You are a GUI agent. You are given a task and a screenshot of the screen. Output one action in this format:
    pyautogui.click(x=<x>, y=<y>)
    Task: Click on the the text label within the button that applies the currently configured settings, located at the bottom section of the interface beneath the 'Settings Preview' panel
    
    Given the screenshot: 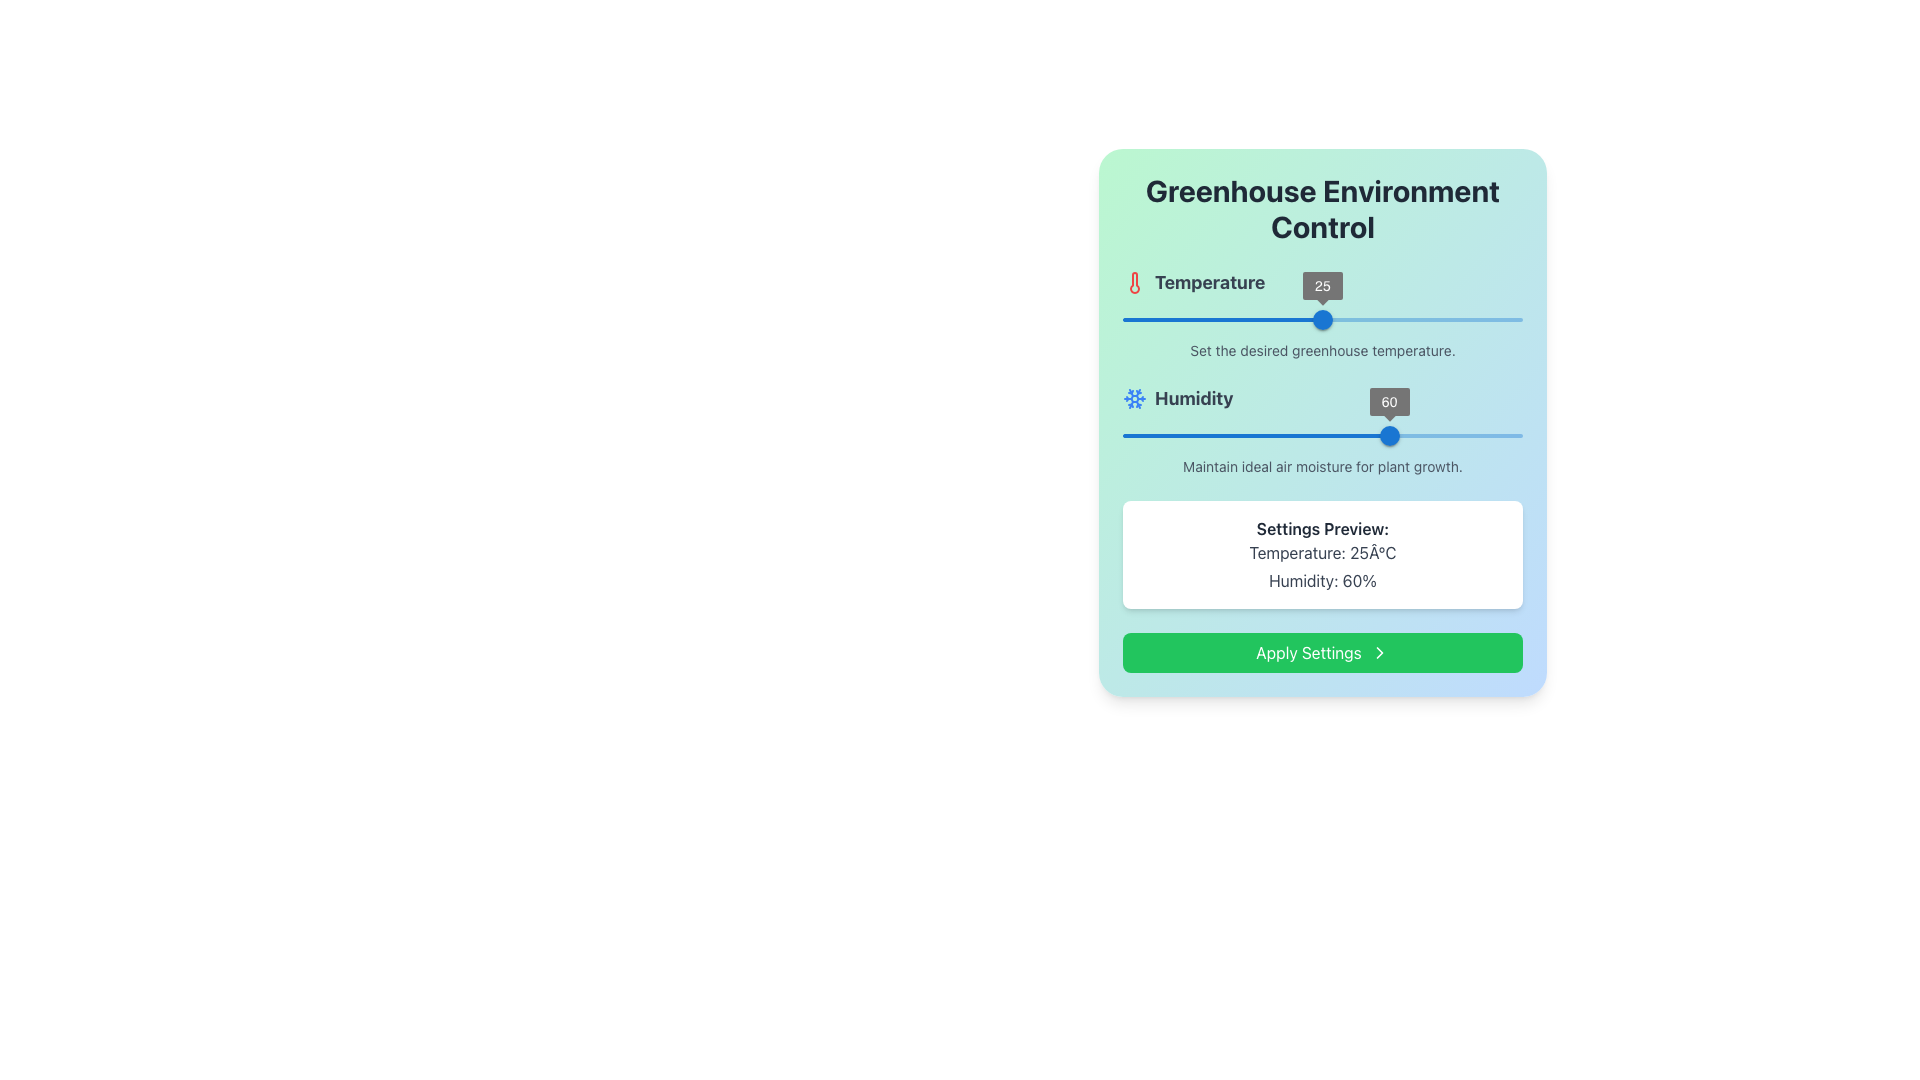 What is the action you would take?
    pyautogui.click(x=1309, y=652)
    